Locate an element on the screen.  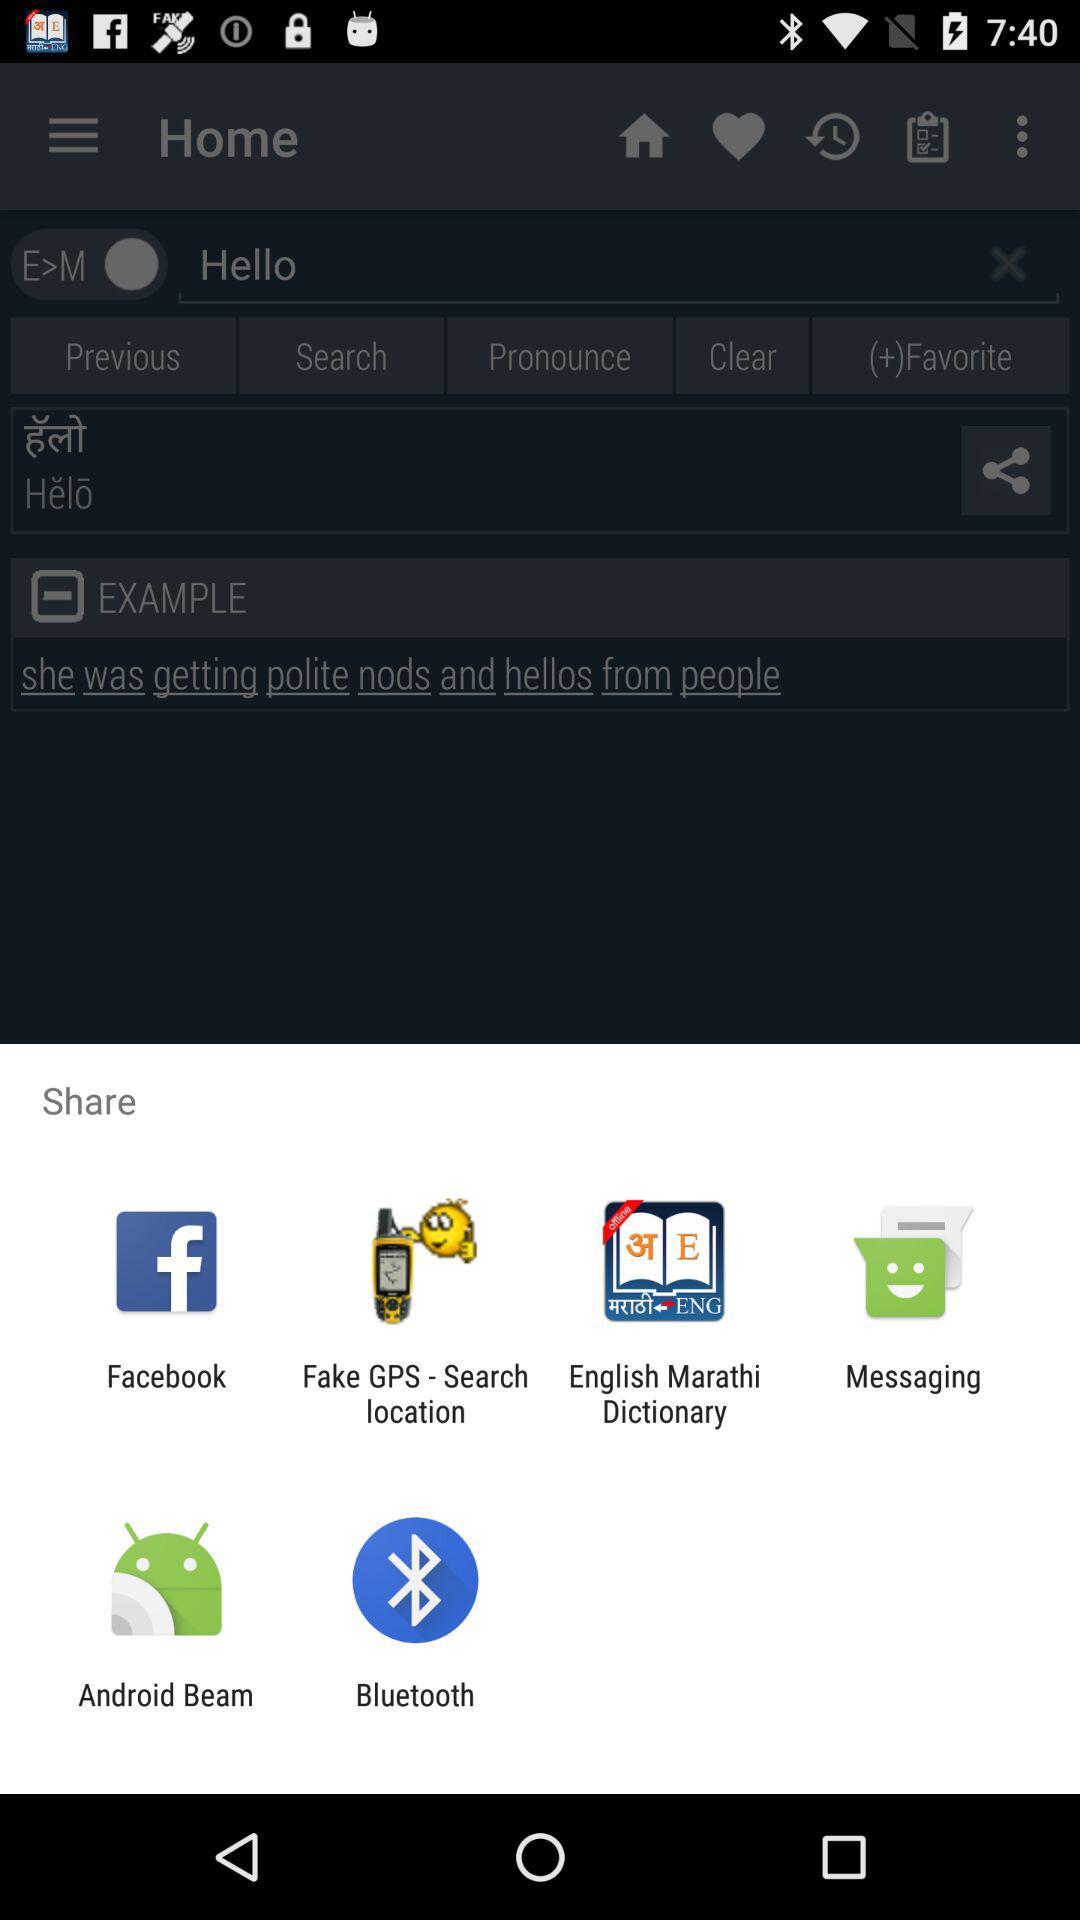
the english marathi dictionary item is located at coordinates (664, 1392).